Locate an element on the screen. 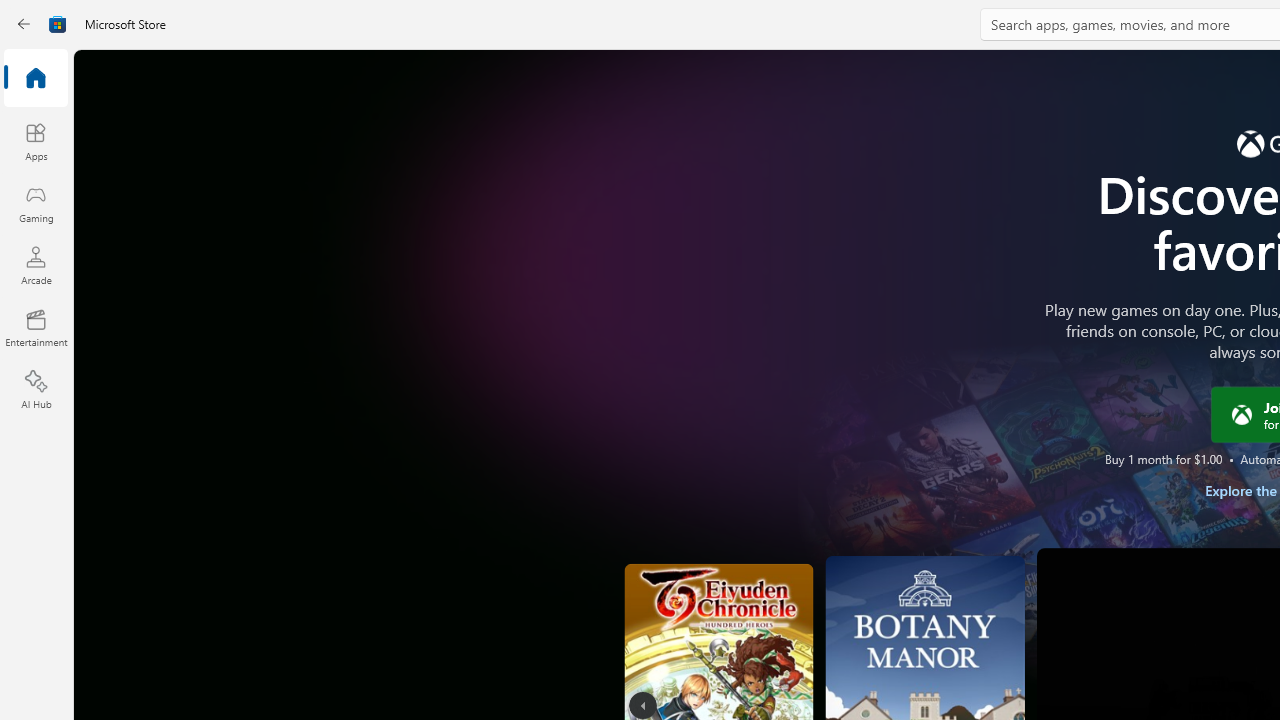 This screenshot has width=1280, height=720. 'Entertainment' is located at coordinates (35, 326).